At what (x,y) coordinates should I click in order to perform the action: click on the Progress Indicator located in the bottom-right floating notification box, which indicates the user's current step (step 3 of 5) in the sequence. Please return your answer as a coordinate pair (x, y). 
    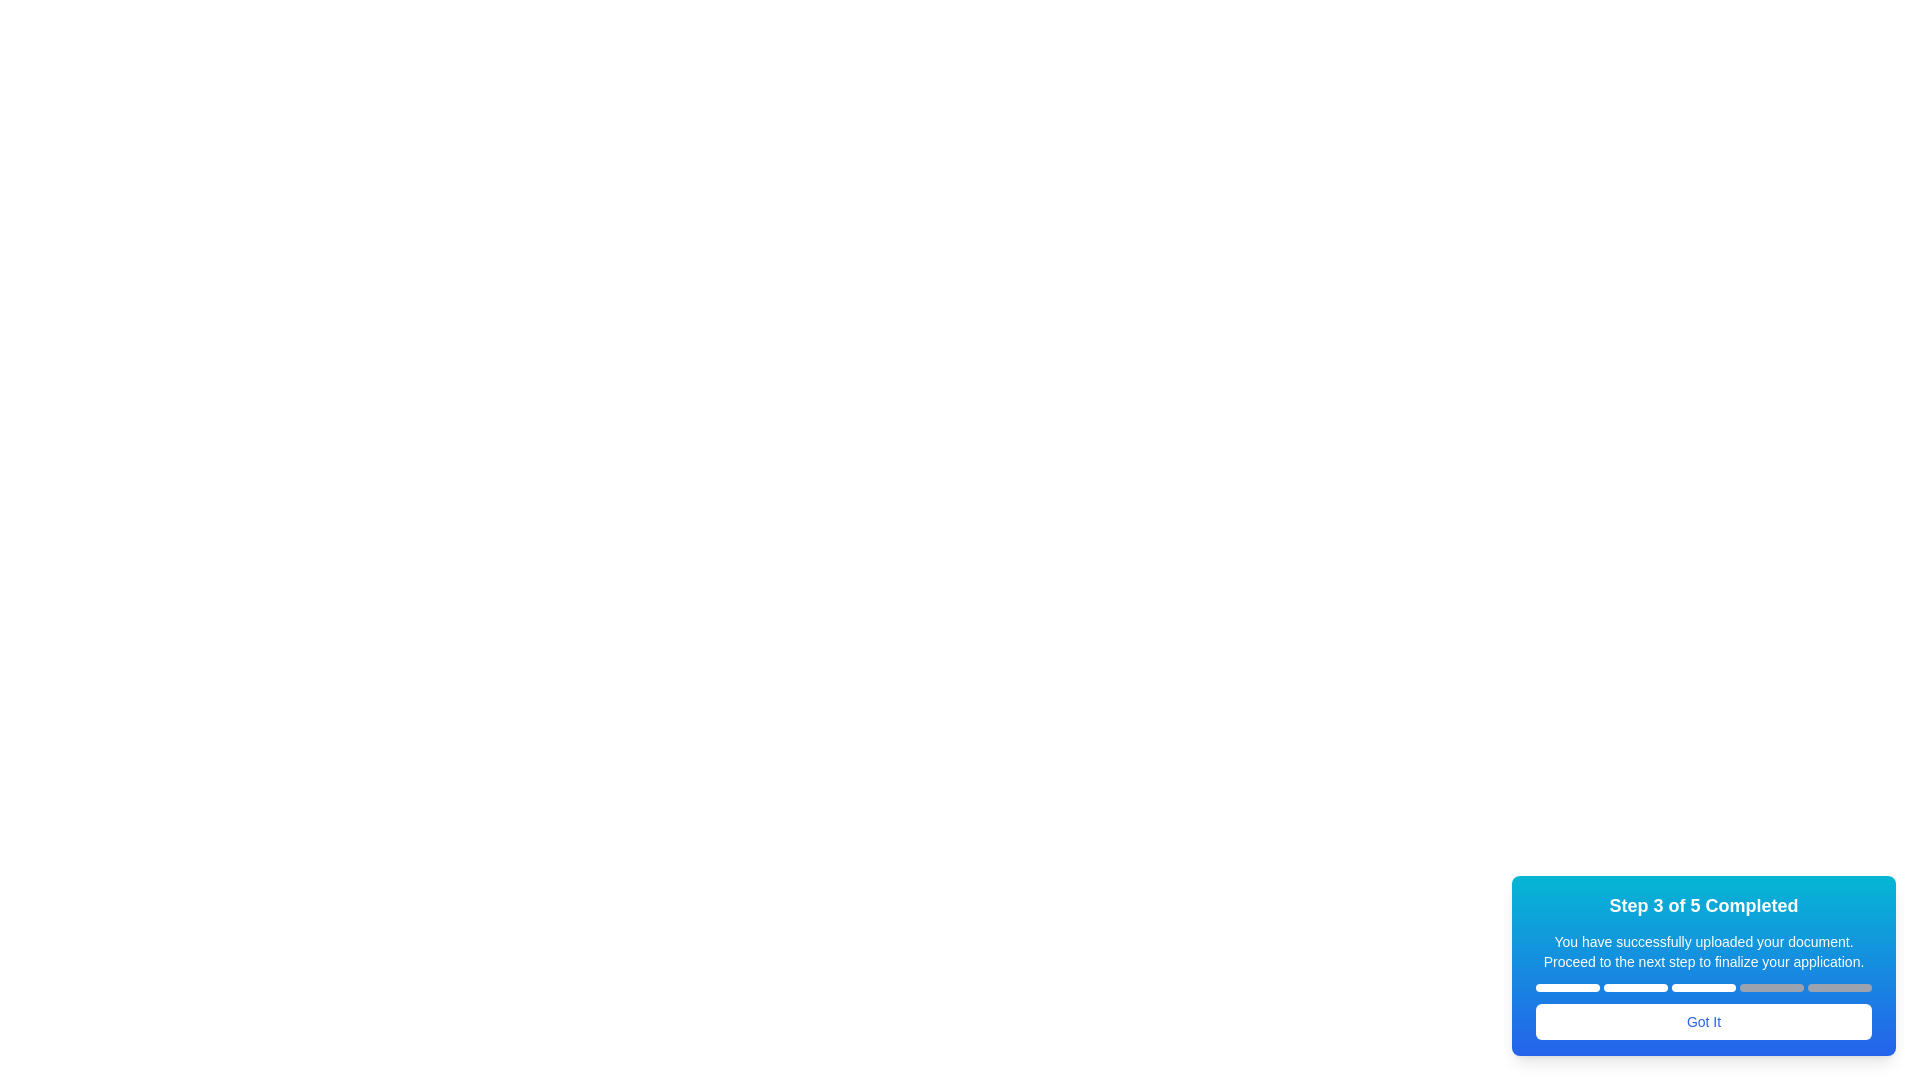
    Looking at the image, I should click on (1703, 986).